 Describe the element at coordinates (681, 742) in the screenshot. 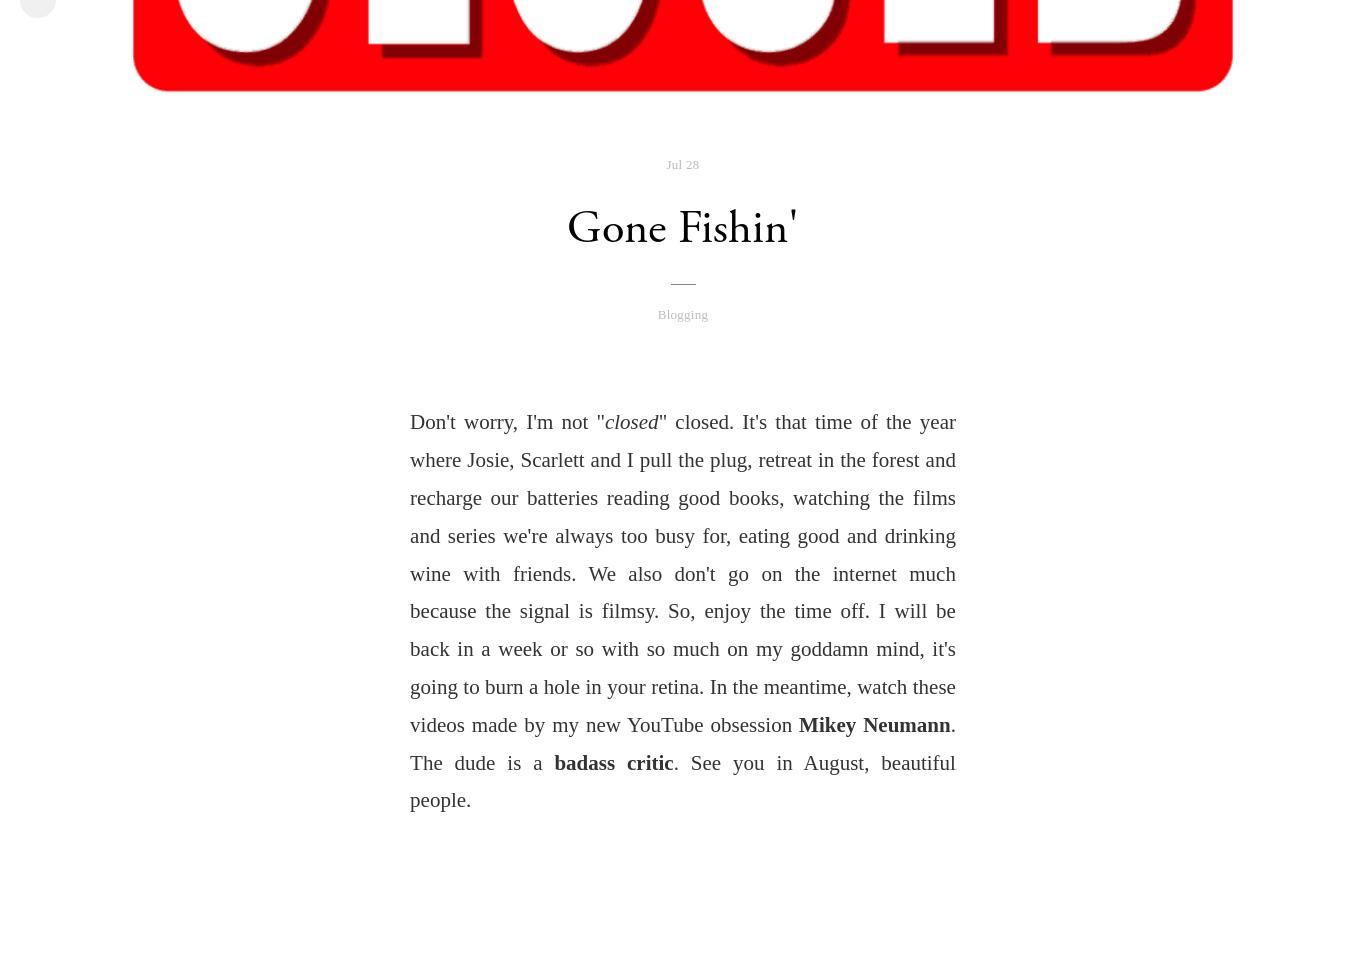

I see `'. The dude is a'` at that location.